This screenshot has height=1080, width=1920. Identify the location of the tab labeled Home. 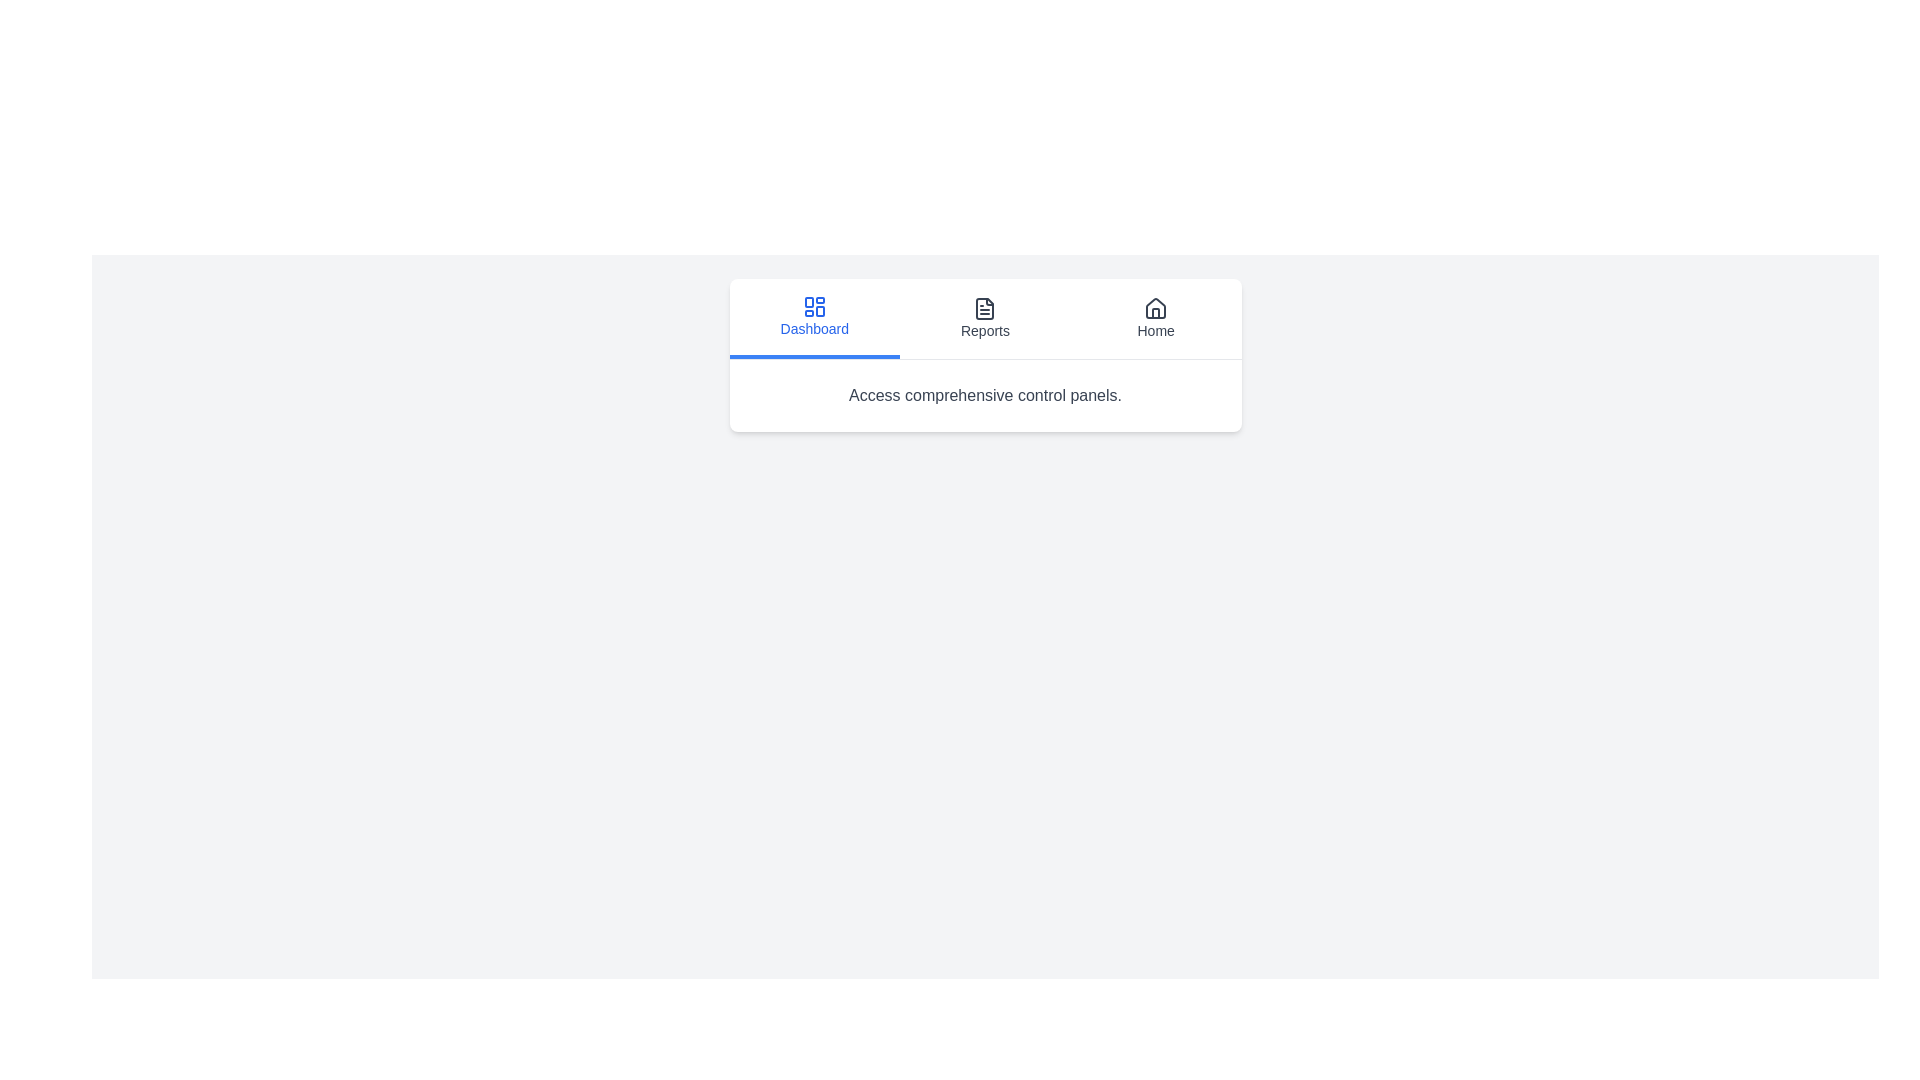
(1156, 318).